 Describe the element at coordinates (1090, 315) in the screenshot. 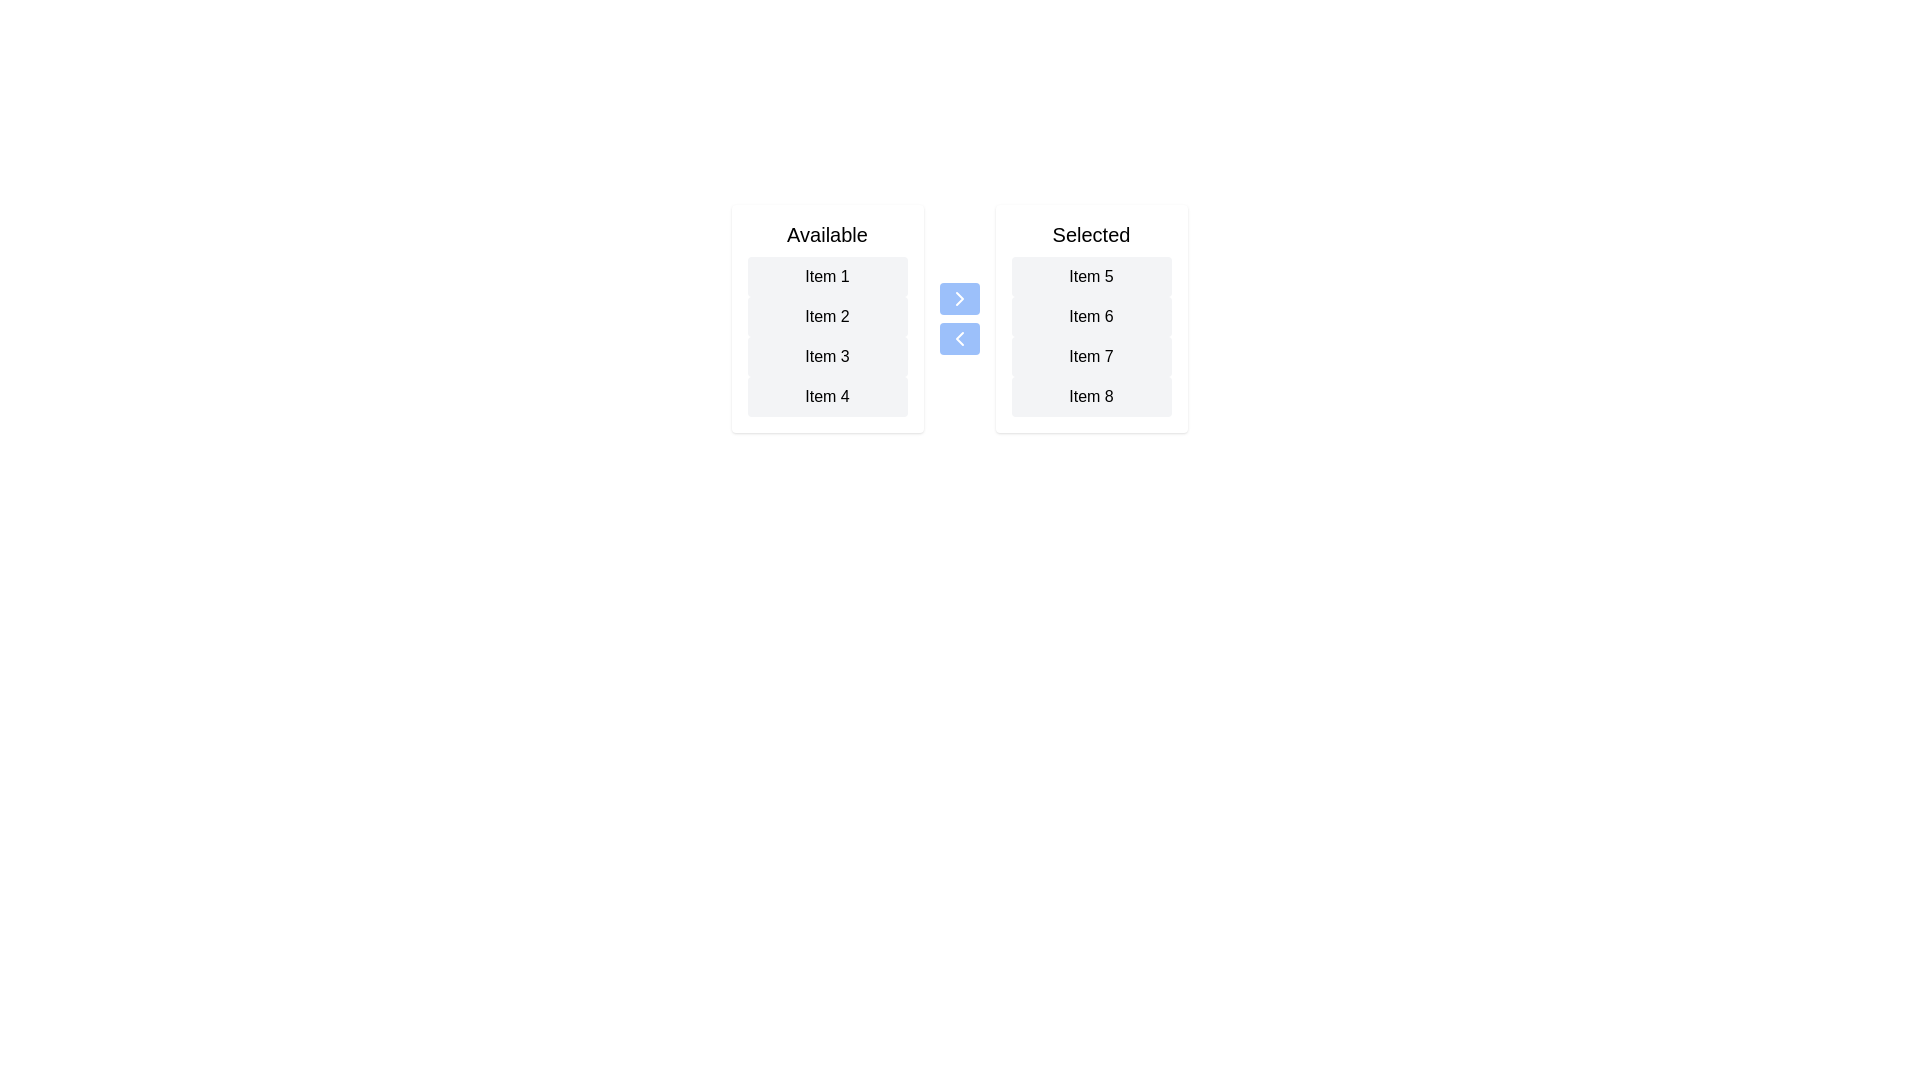

I see `the List Item labeled 'Item 6' which has a light gray background and is the second item in the 'Selected' column` at that location.